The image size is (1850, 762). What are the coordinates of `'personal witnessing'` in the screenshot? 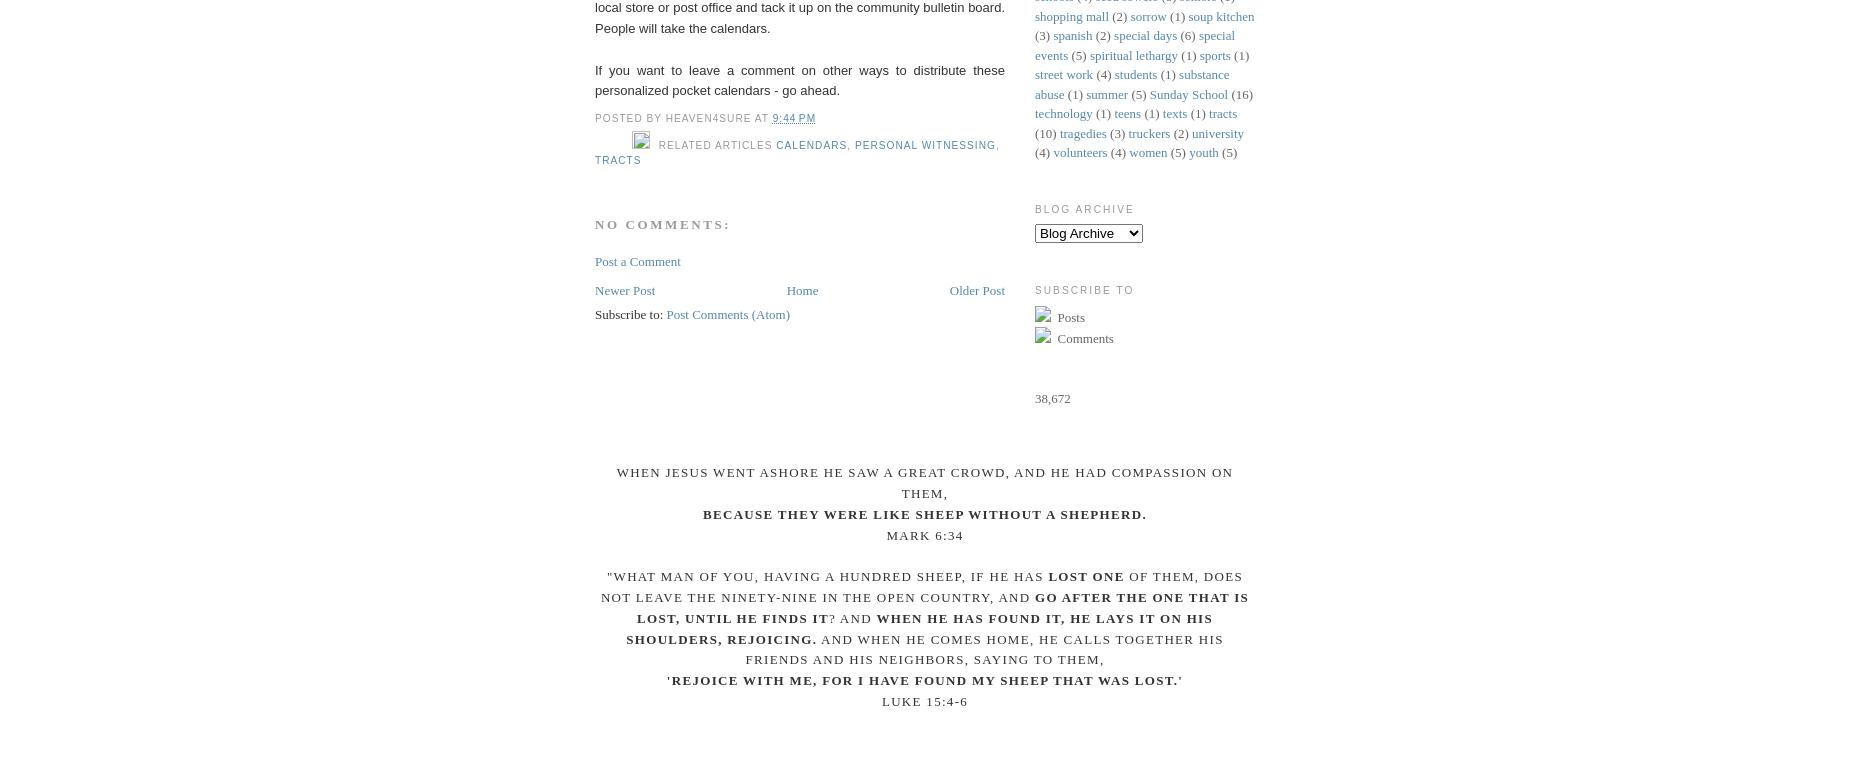 It's located at (853, 144).